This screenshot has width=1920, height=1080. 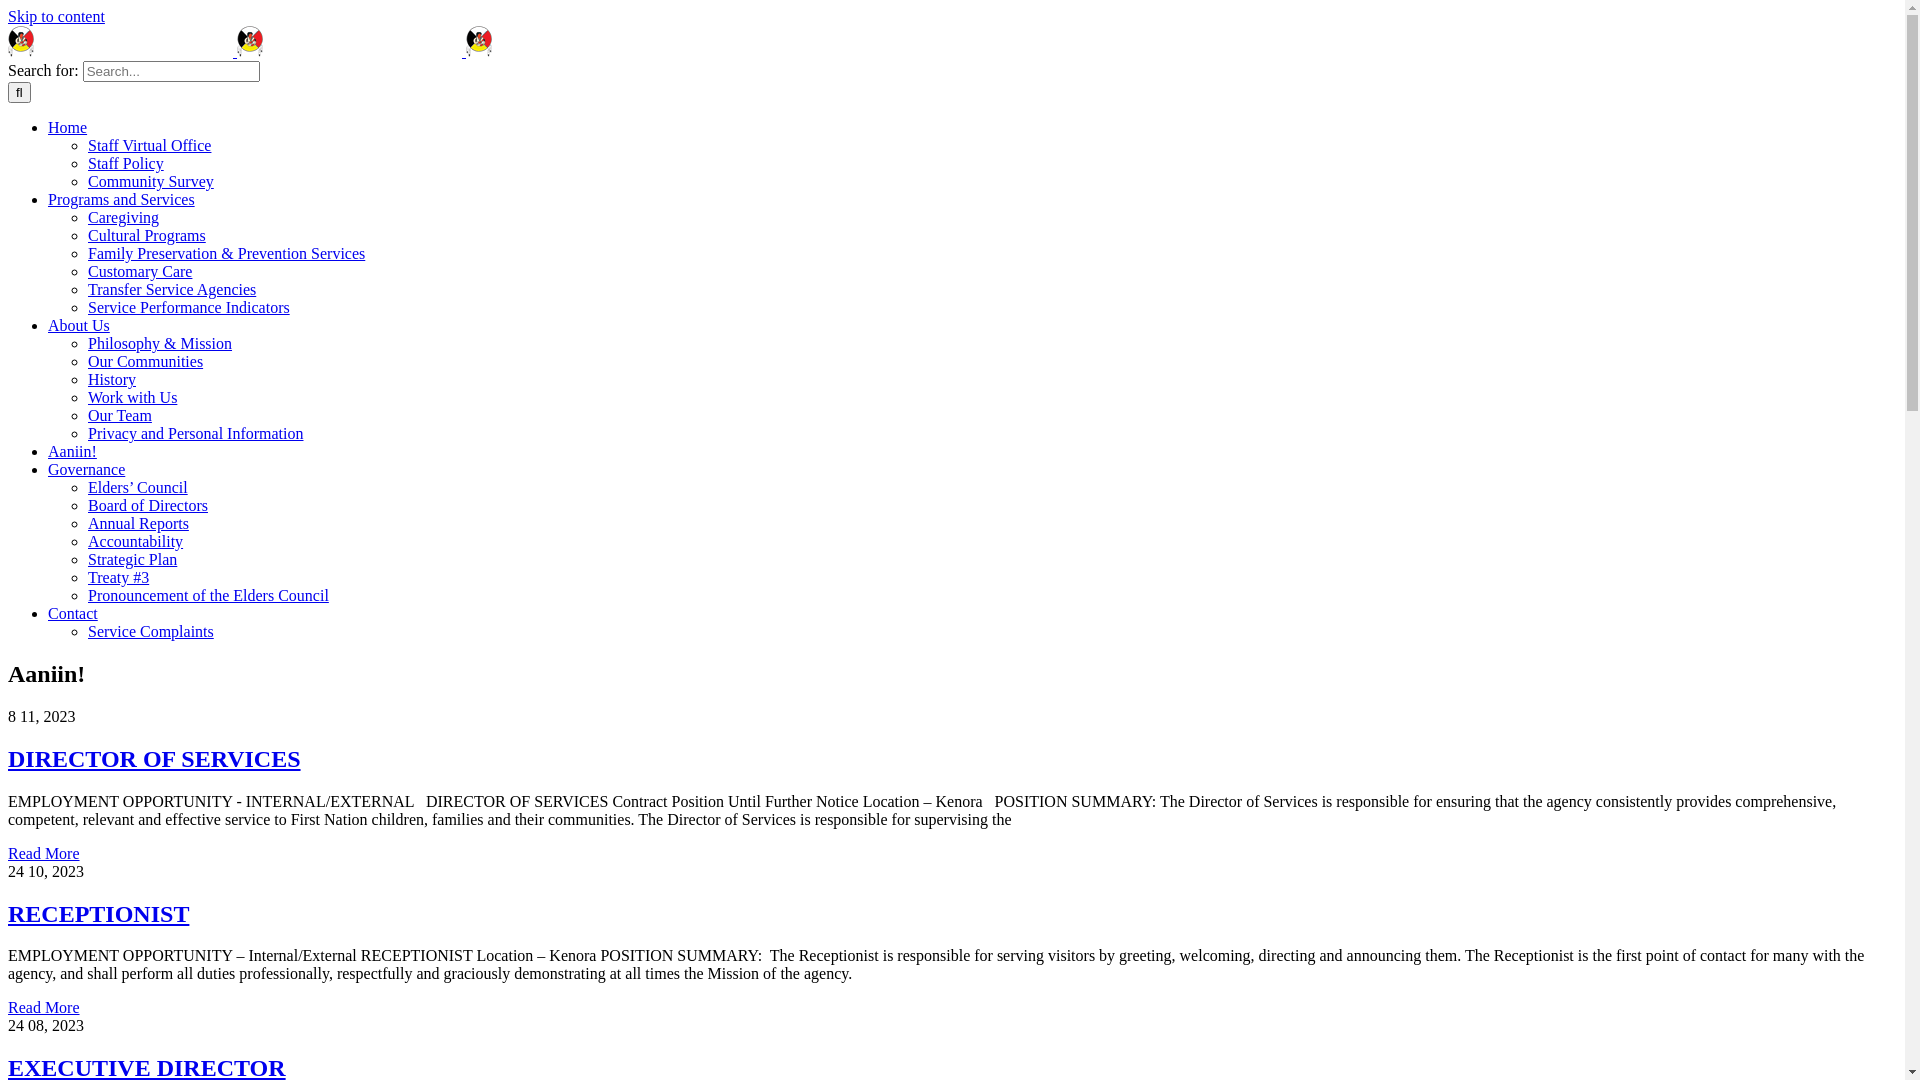 What do you see at coordinates (117, 577) in the screenshot?
I see `'Treaty #3'` at bounding box center [117, 577].